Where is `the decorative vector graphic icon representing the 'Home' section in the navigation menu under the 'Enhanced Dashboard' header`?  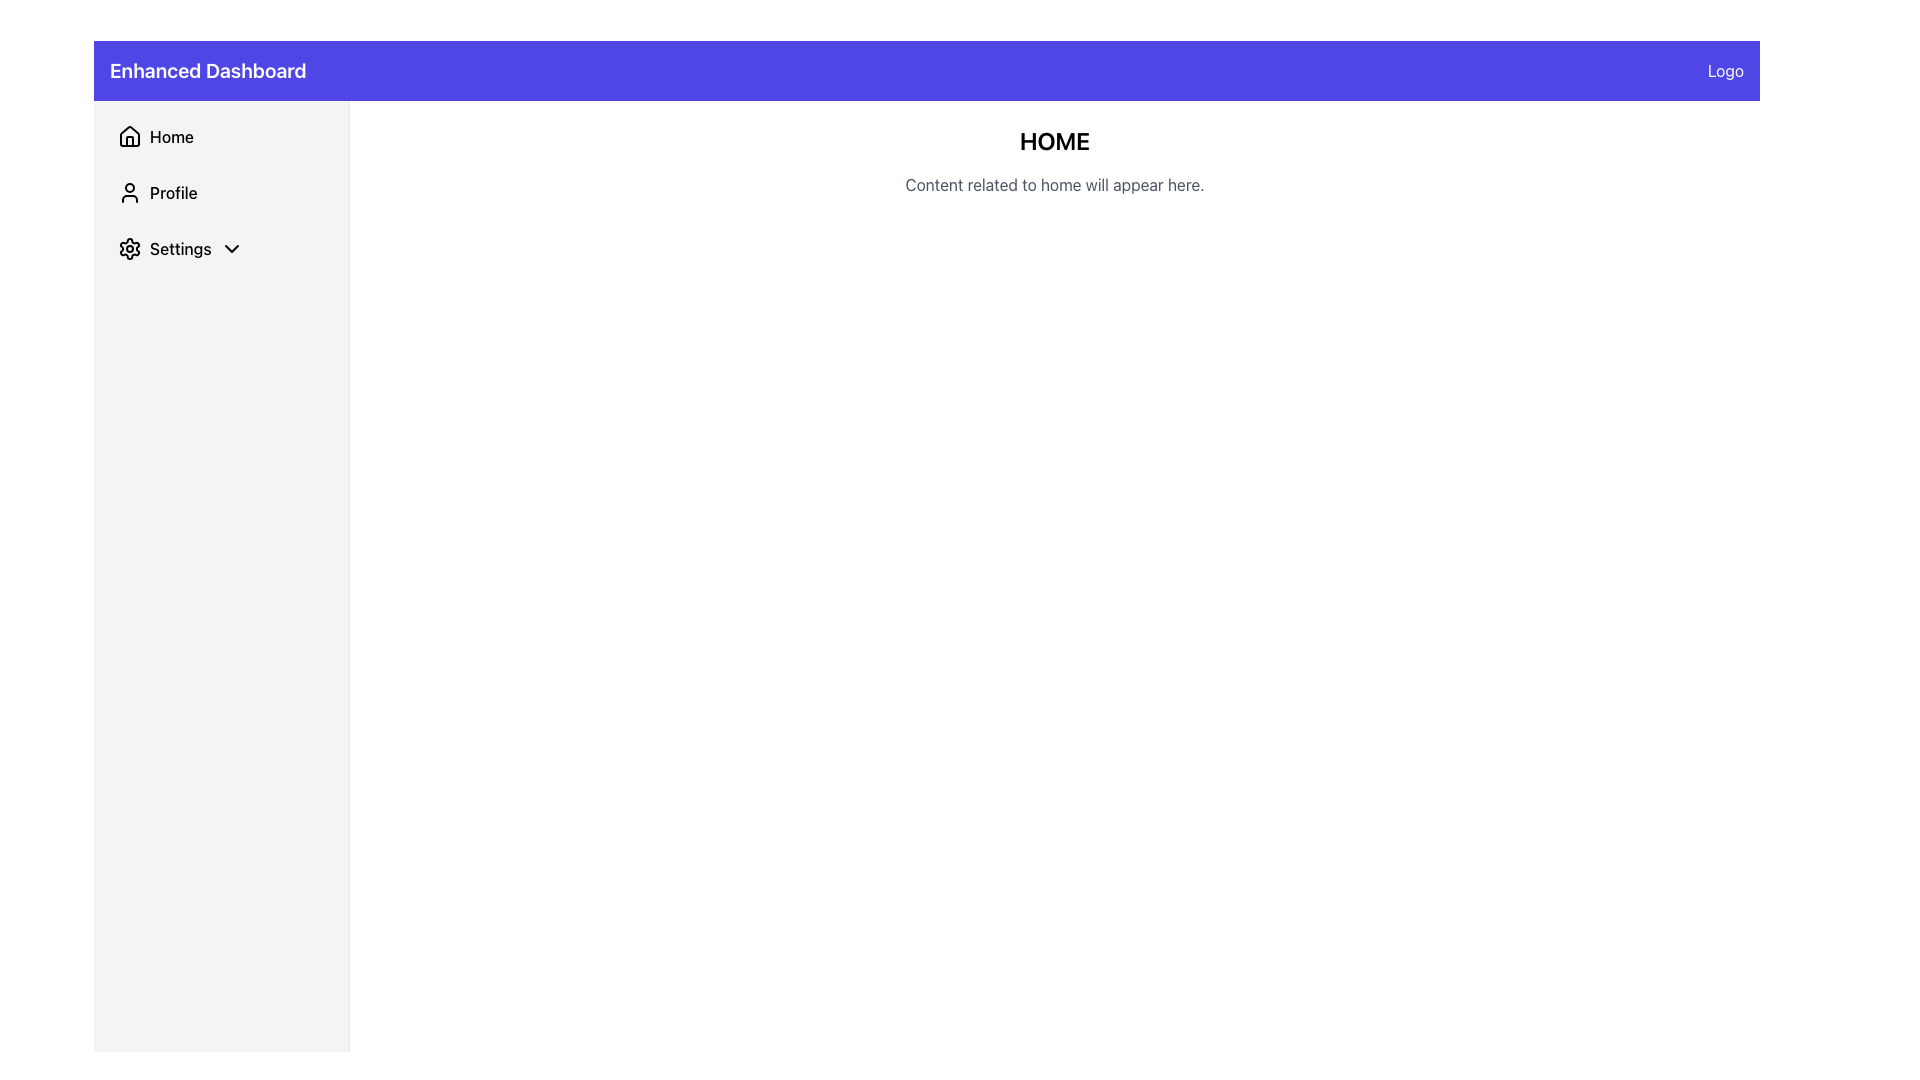
the decorative vector graphic icon representing the 'Home' section in the navigation menu under the 'Enhanced Dashboard' header is located at coordinates (128, 135).